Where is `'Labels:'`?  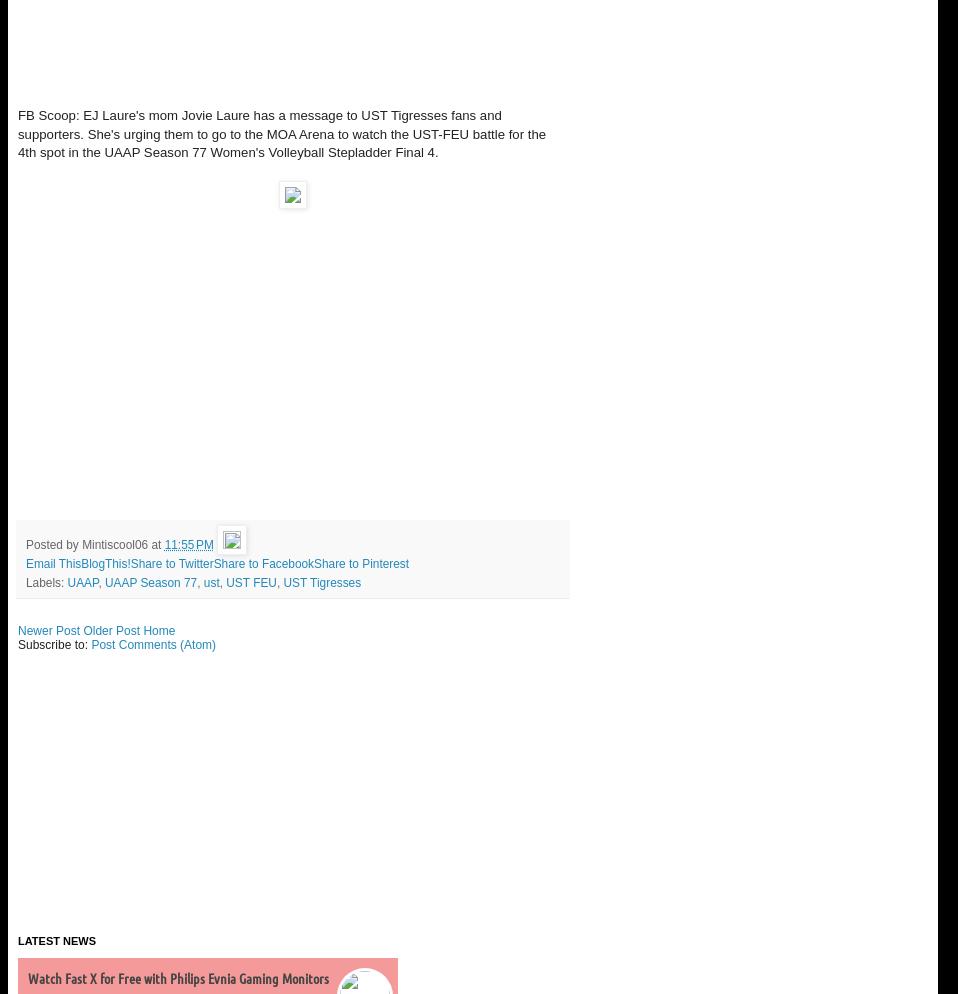 'Labels:' is located at coordinates (45, 582).